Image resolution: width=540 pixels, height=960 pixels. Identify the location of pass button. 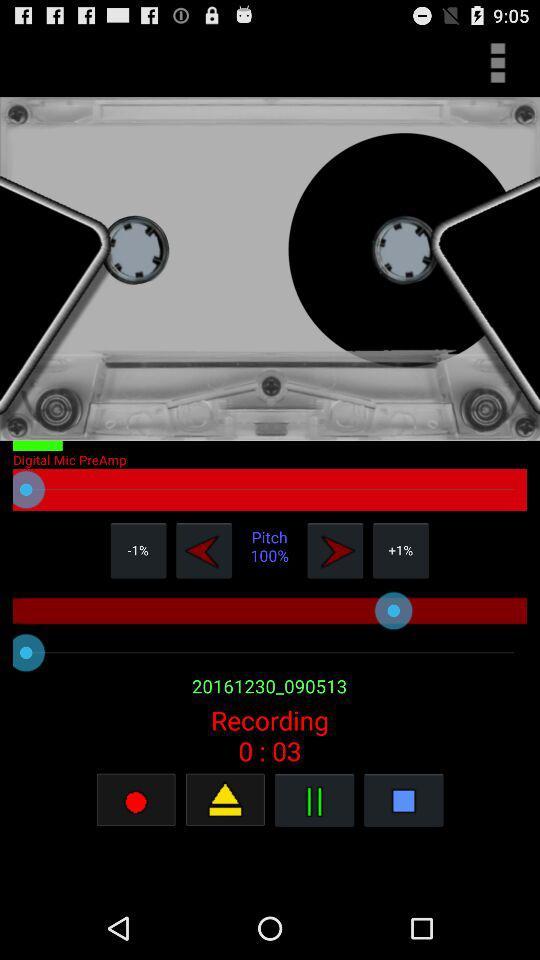
(314, 799).